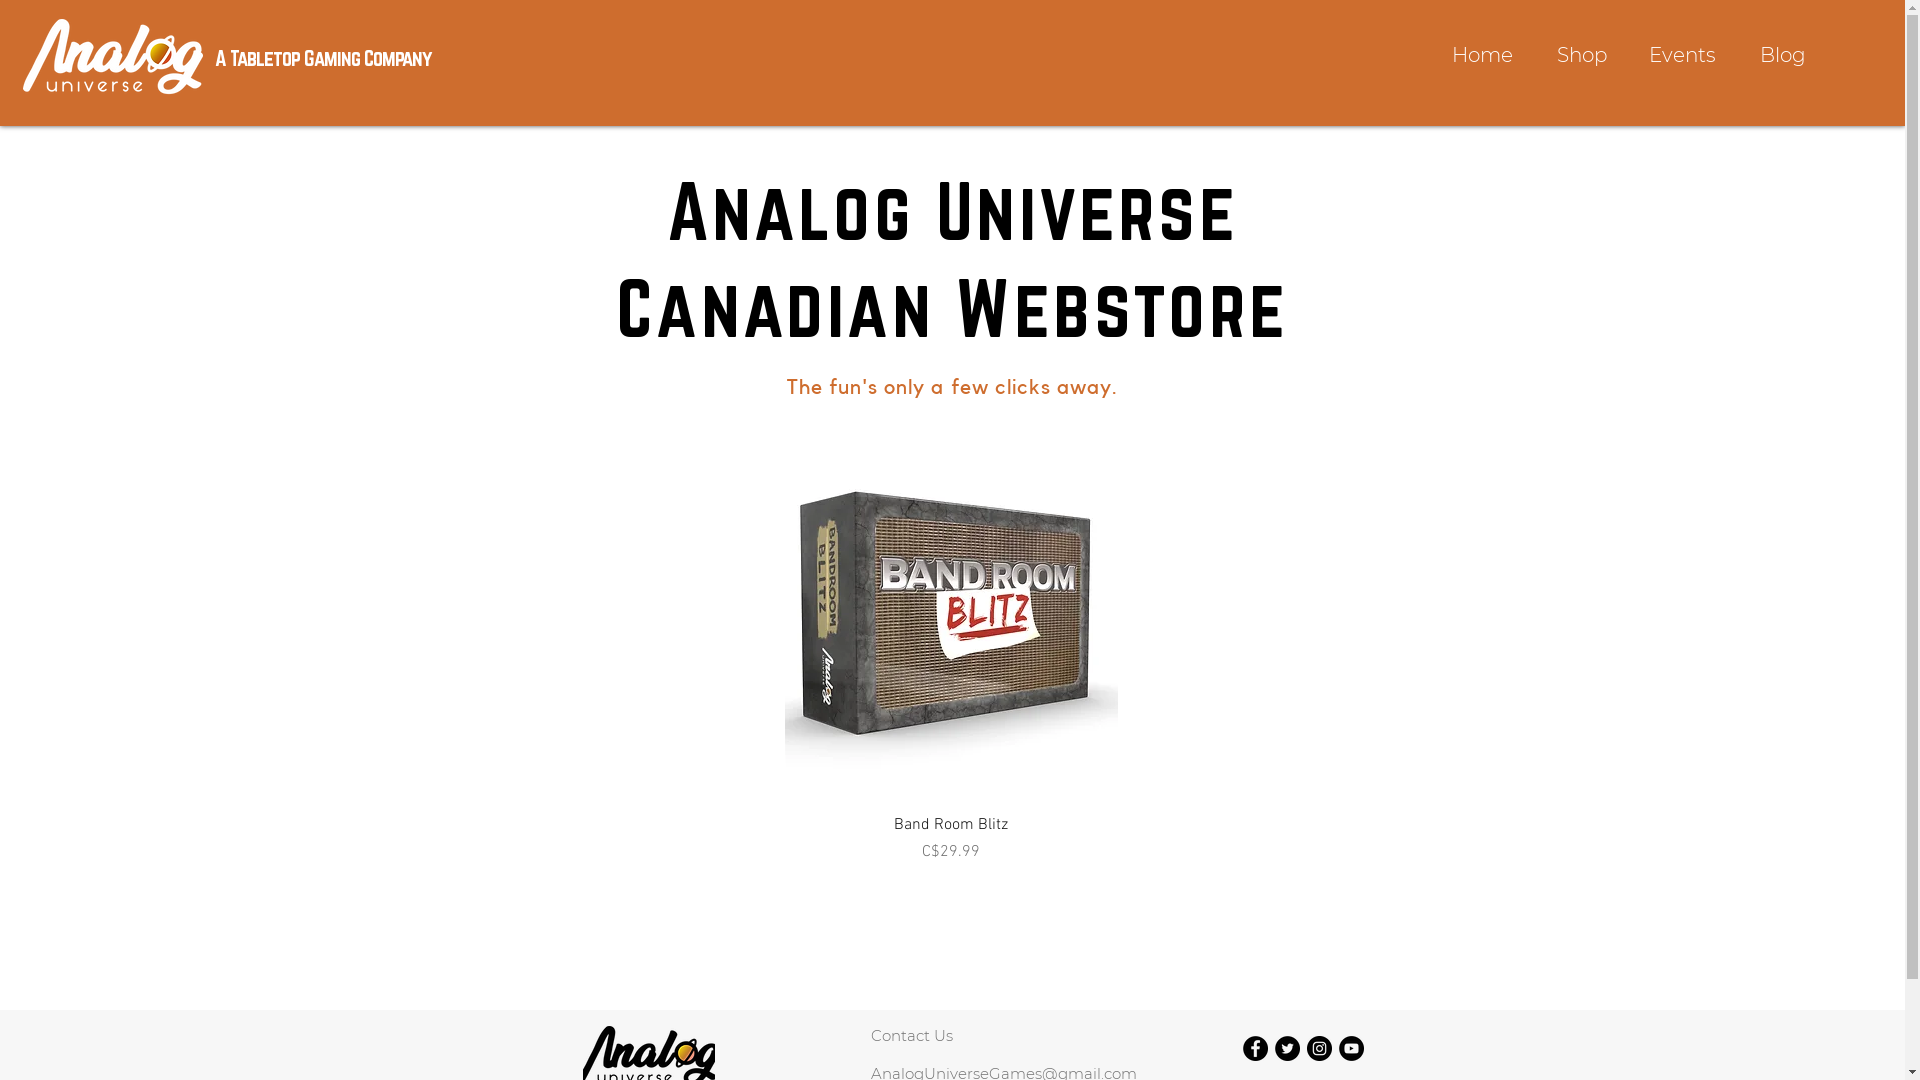 The width and height of the screenshot is (1920, 1080). I want to click on 'Home', so click(1482, 56).